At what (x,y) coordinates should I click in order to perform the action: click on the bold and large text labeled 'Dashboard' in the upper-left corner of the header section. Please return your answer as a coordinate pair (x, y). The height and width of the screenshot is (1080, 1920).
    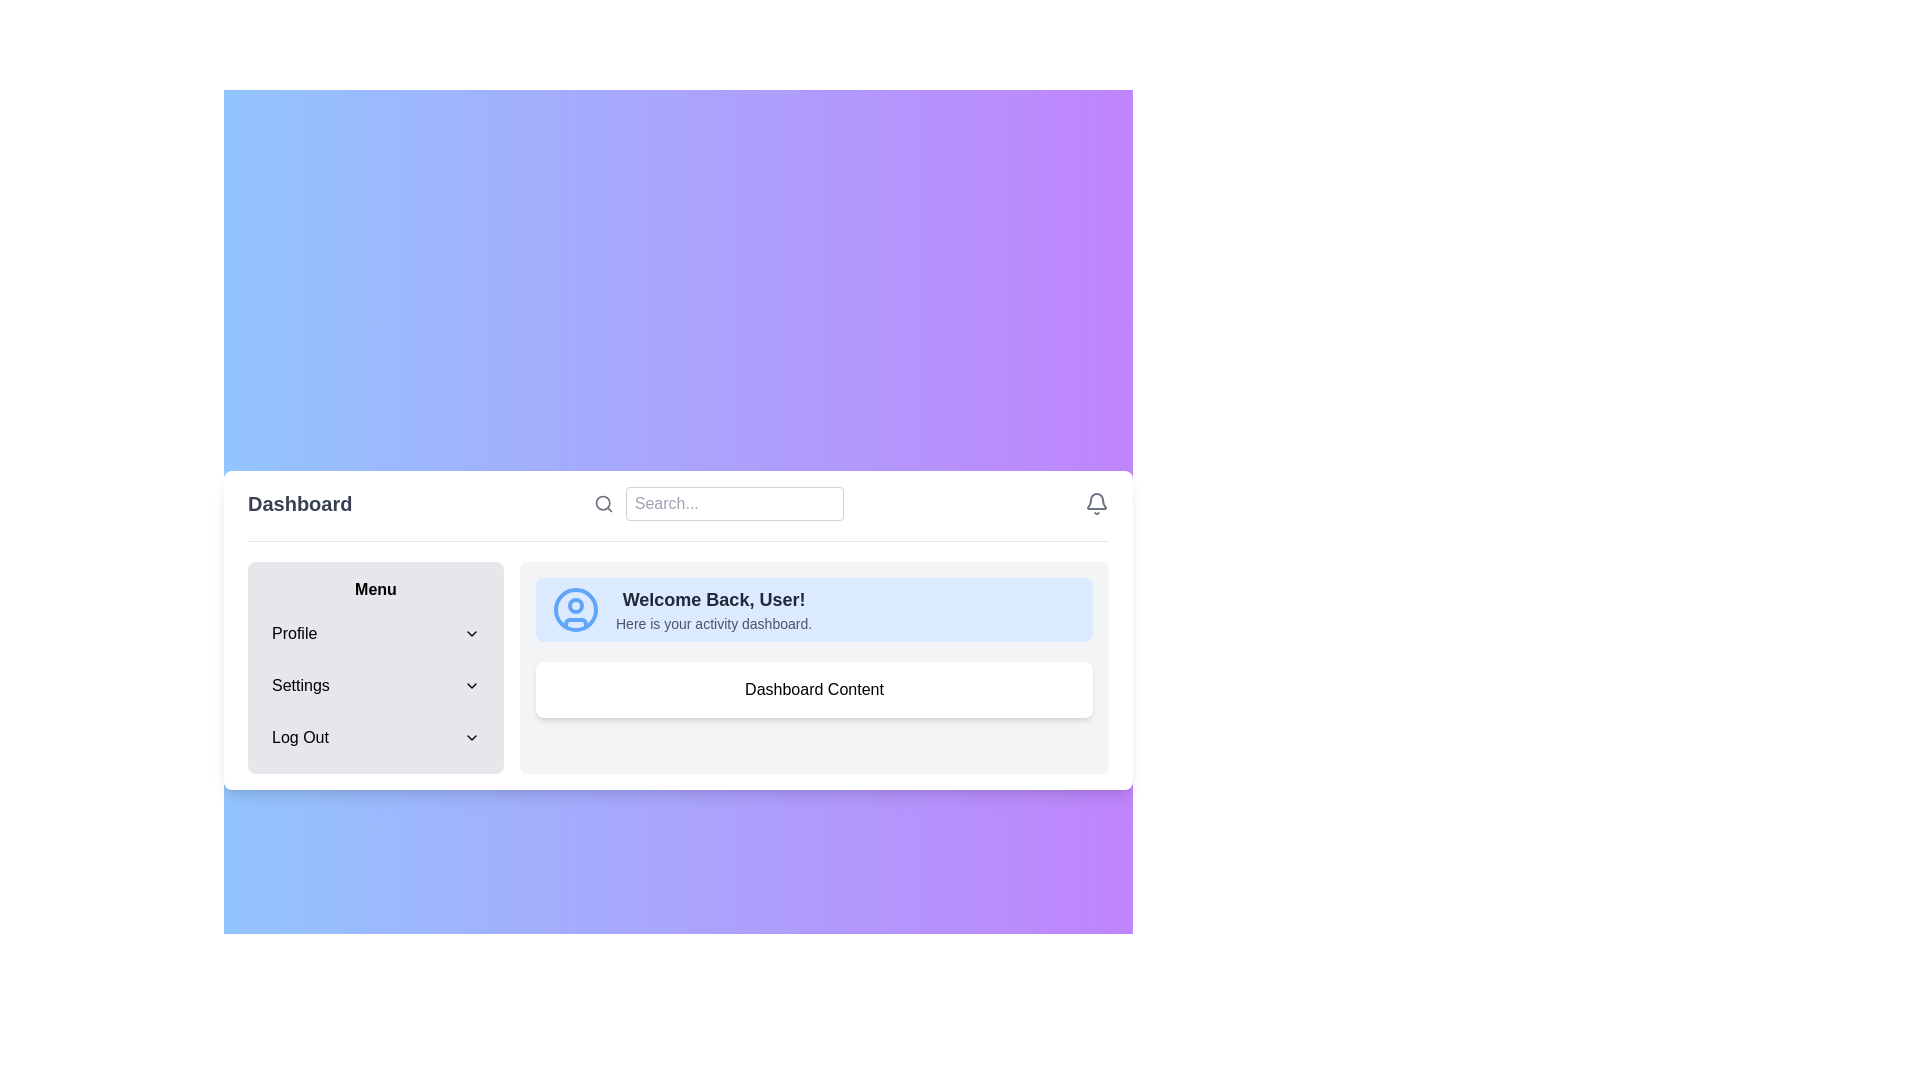
    Looking at the image, I should click on (299, 502).